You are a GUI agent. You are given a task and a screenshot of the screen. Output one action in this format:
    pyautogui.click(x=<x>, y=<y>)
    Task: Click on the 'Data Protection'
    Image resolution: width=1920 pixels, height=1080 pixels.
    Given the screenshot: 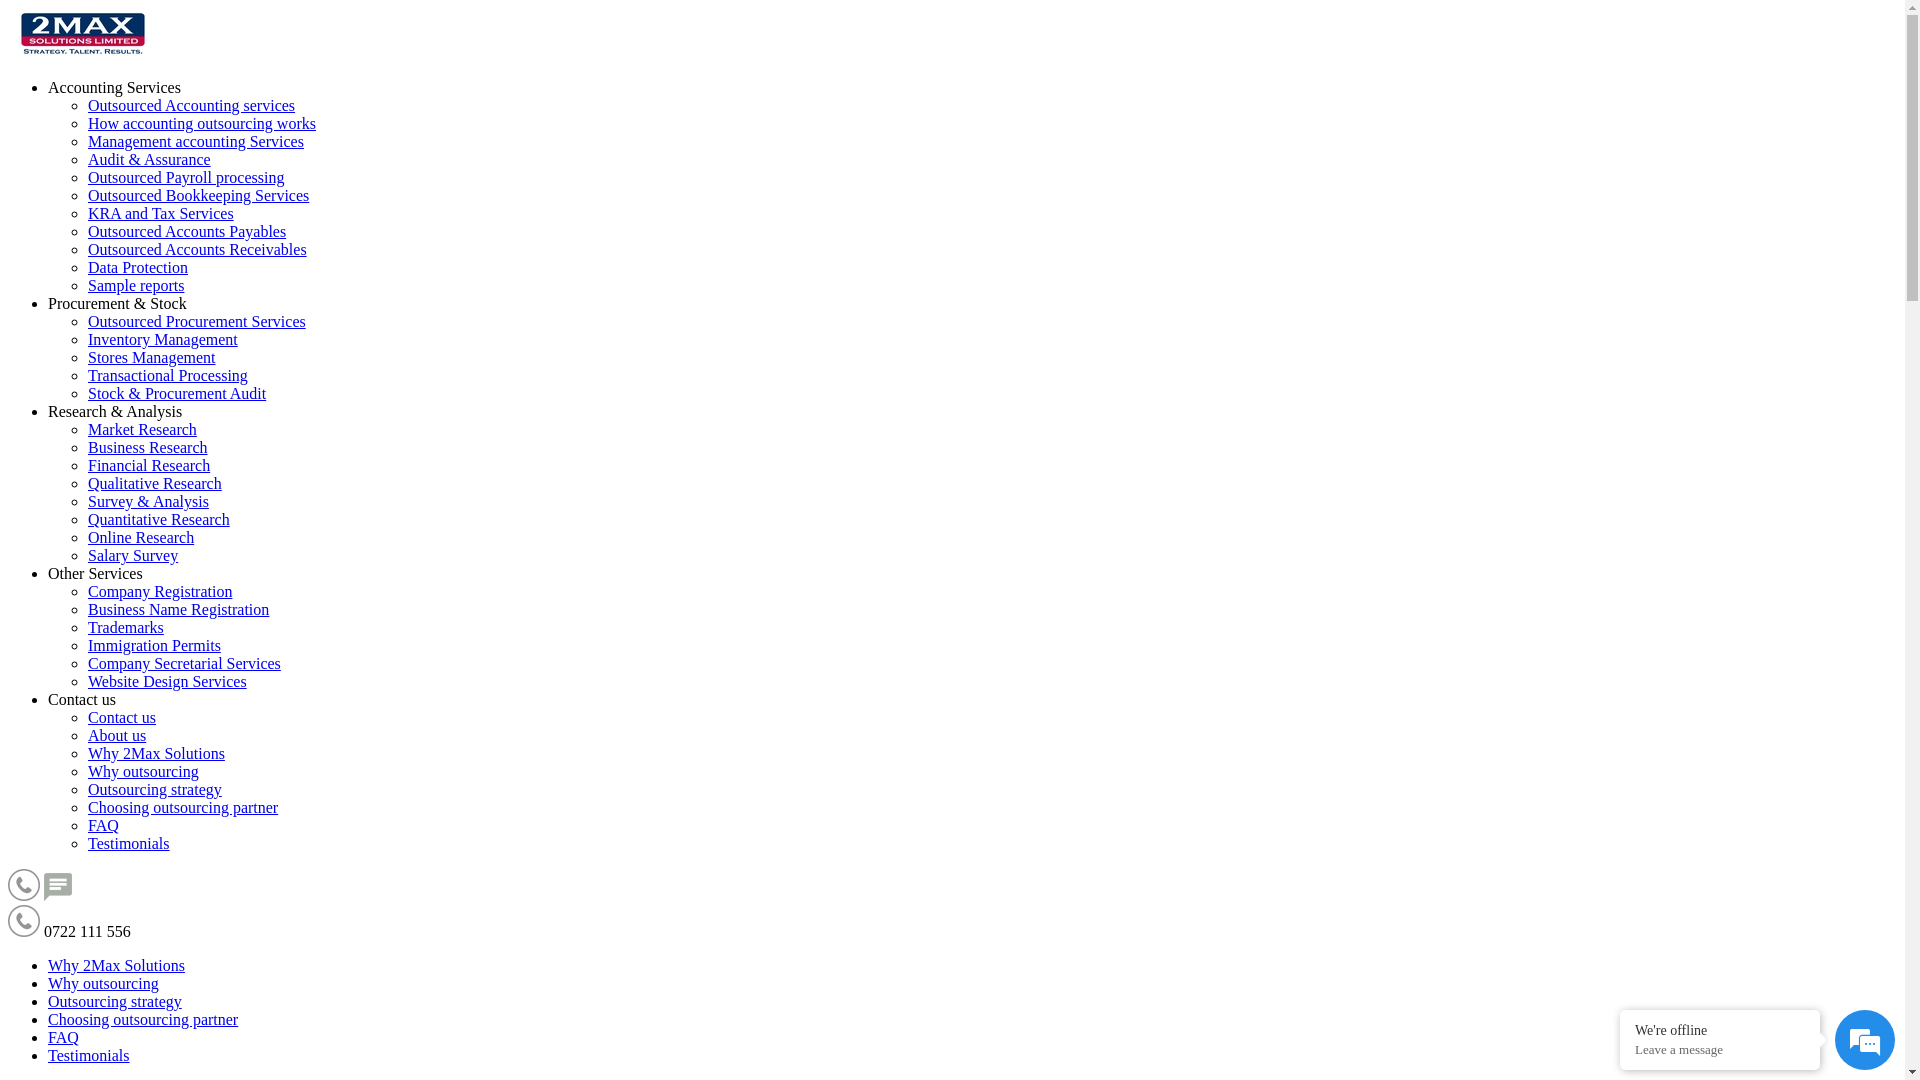 What is the action you would take?
    pyautogui.click(x=137, y=266)
    